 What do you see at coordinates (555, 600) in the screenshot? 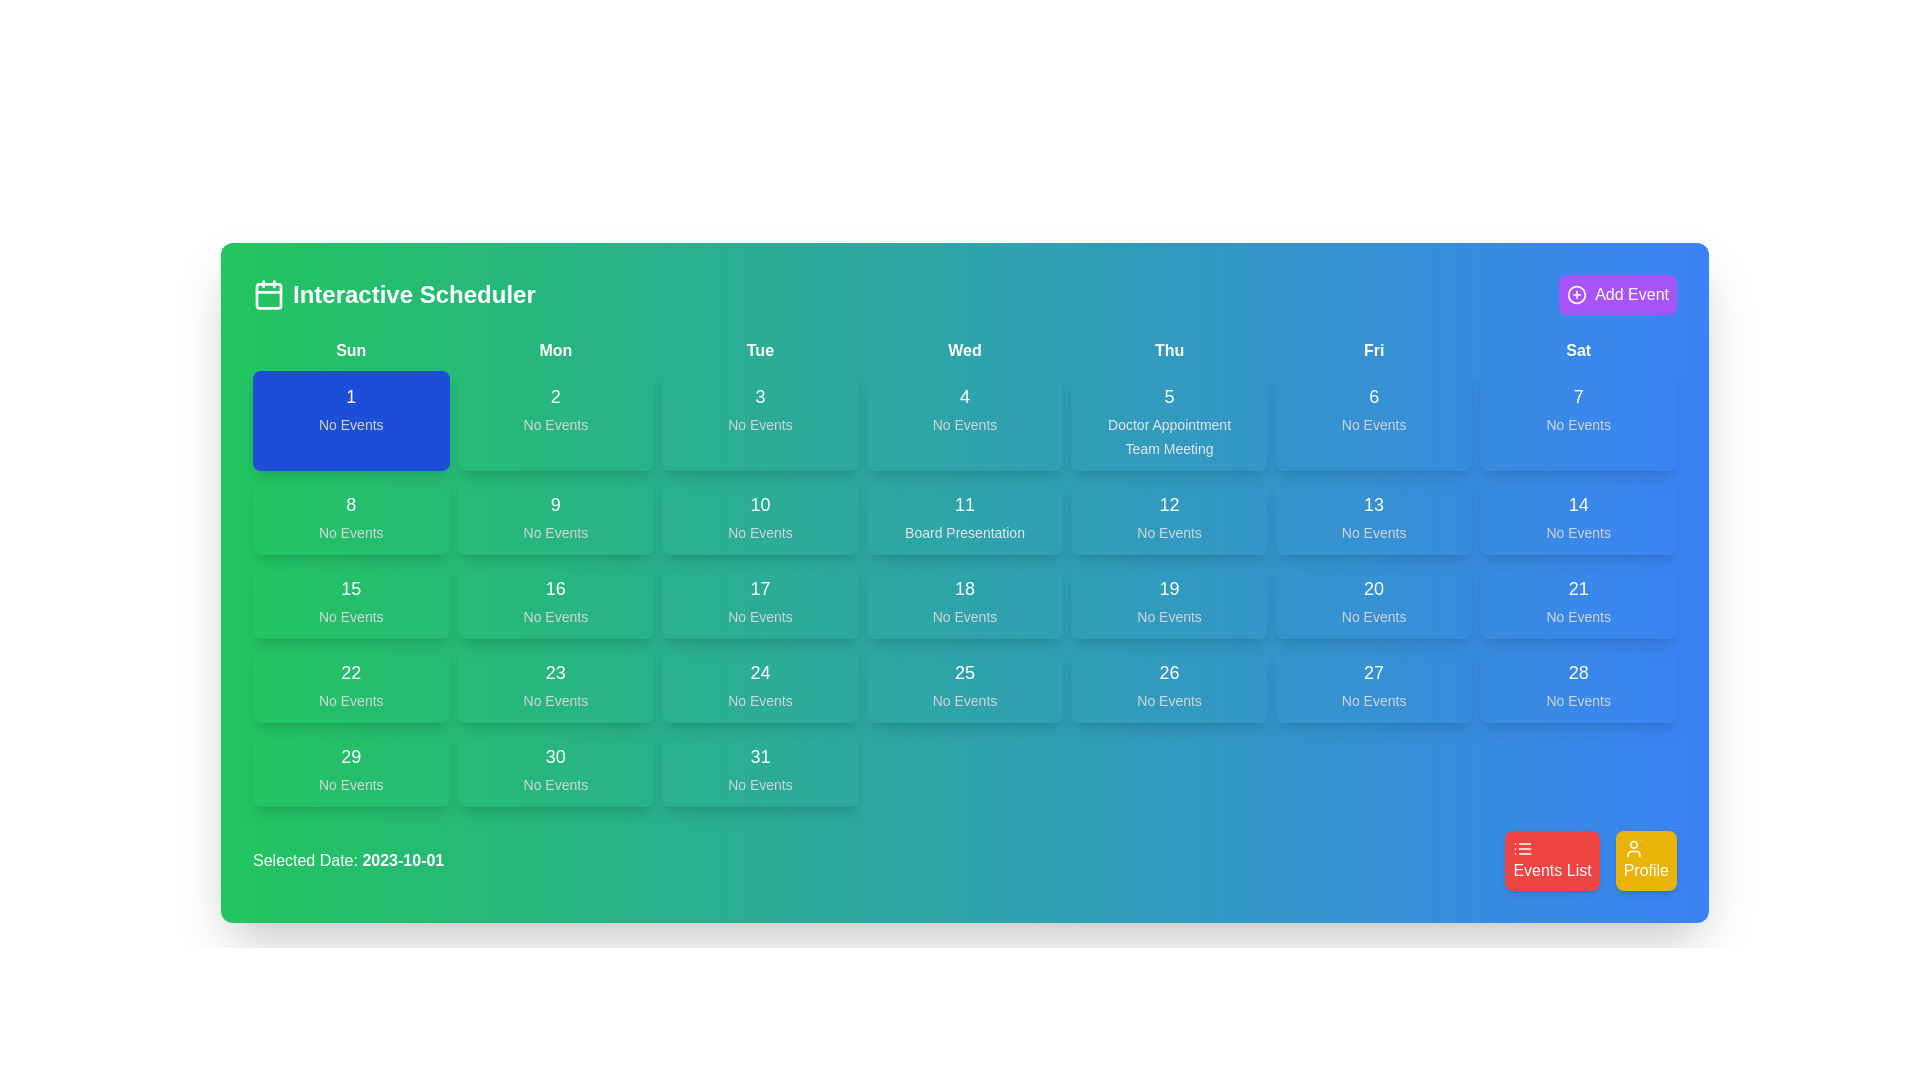
I see `the calendar day display tile for the date 16, which shows 'No Events' under the 'Mon' header in the calendar grid` at bounding box center [555, 600].